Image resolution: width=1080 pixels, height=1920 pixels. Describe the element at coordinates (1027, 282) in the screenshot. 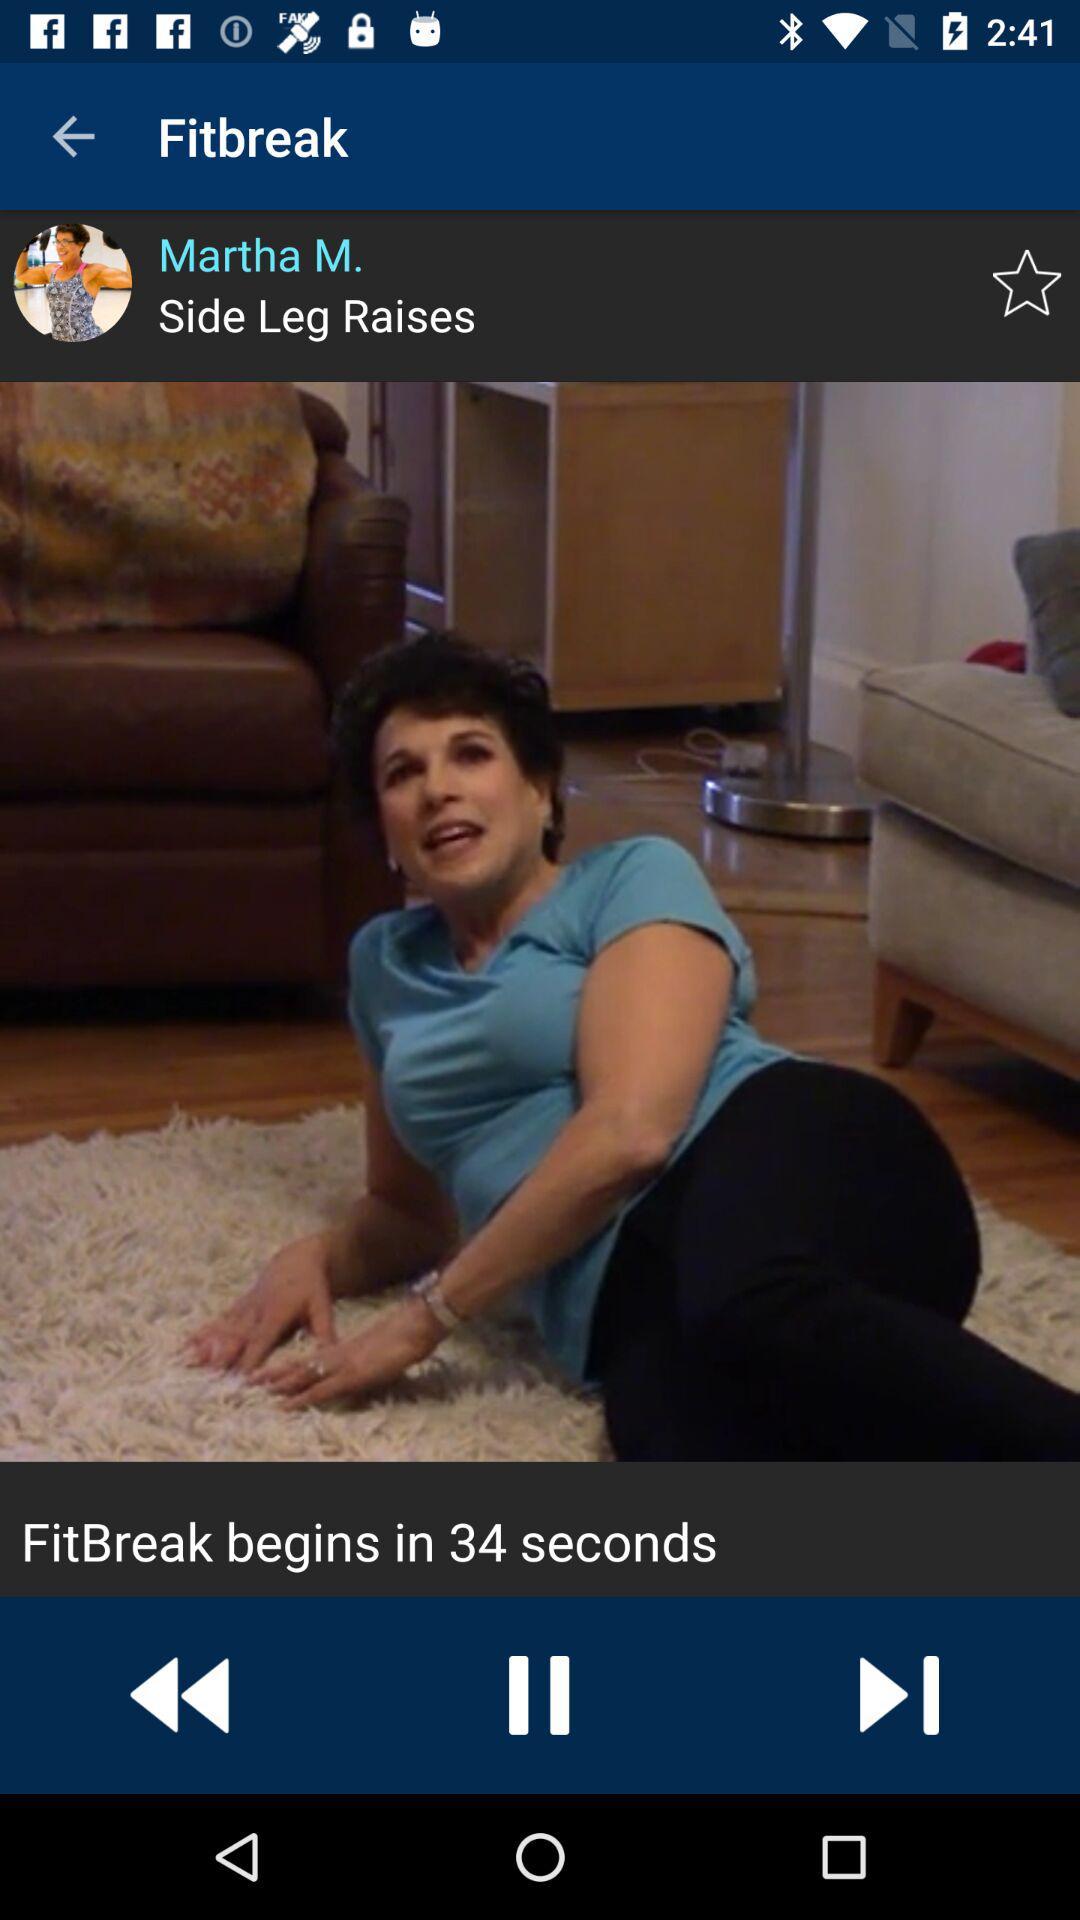

I see `item next to side leg raises` at that location.